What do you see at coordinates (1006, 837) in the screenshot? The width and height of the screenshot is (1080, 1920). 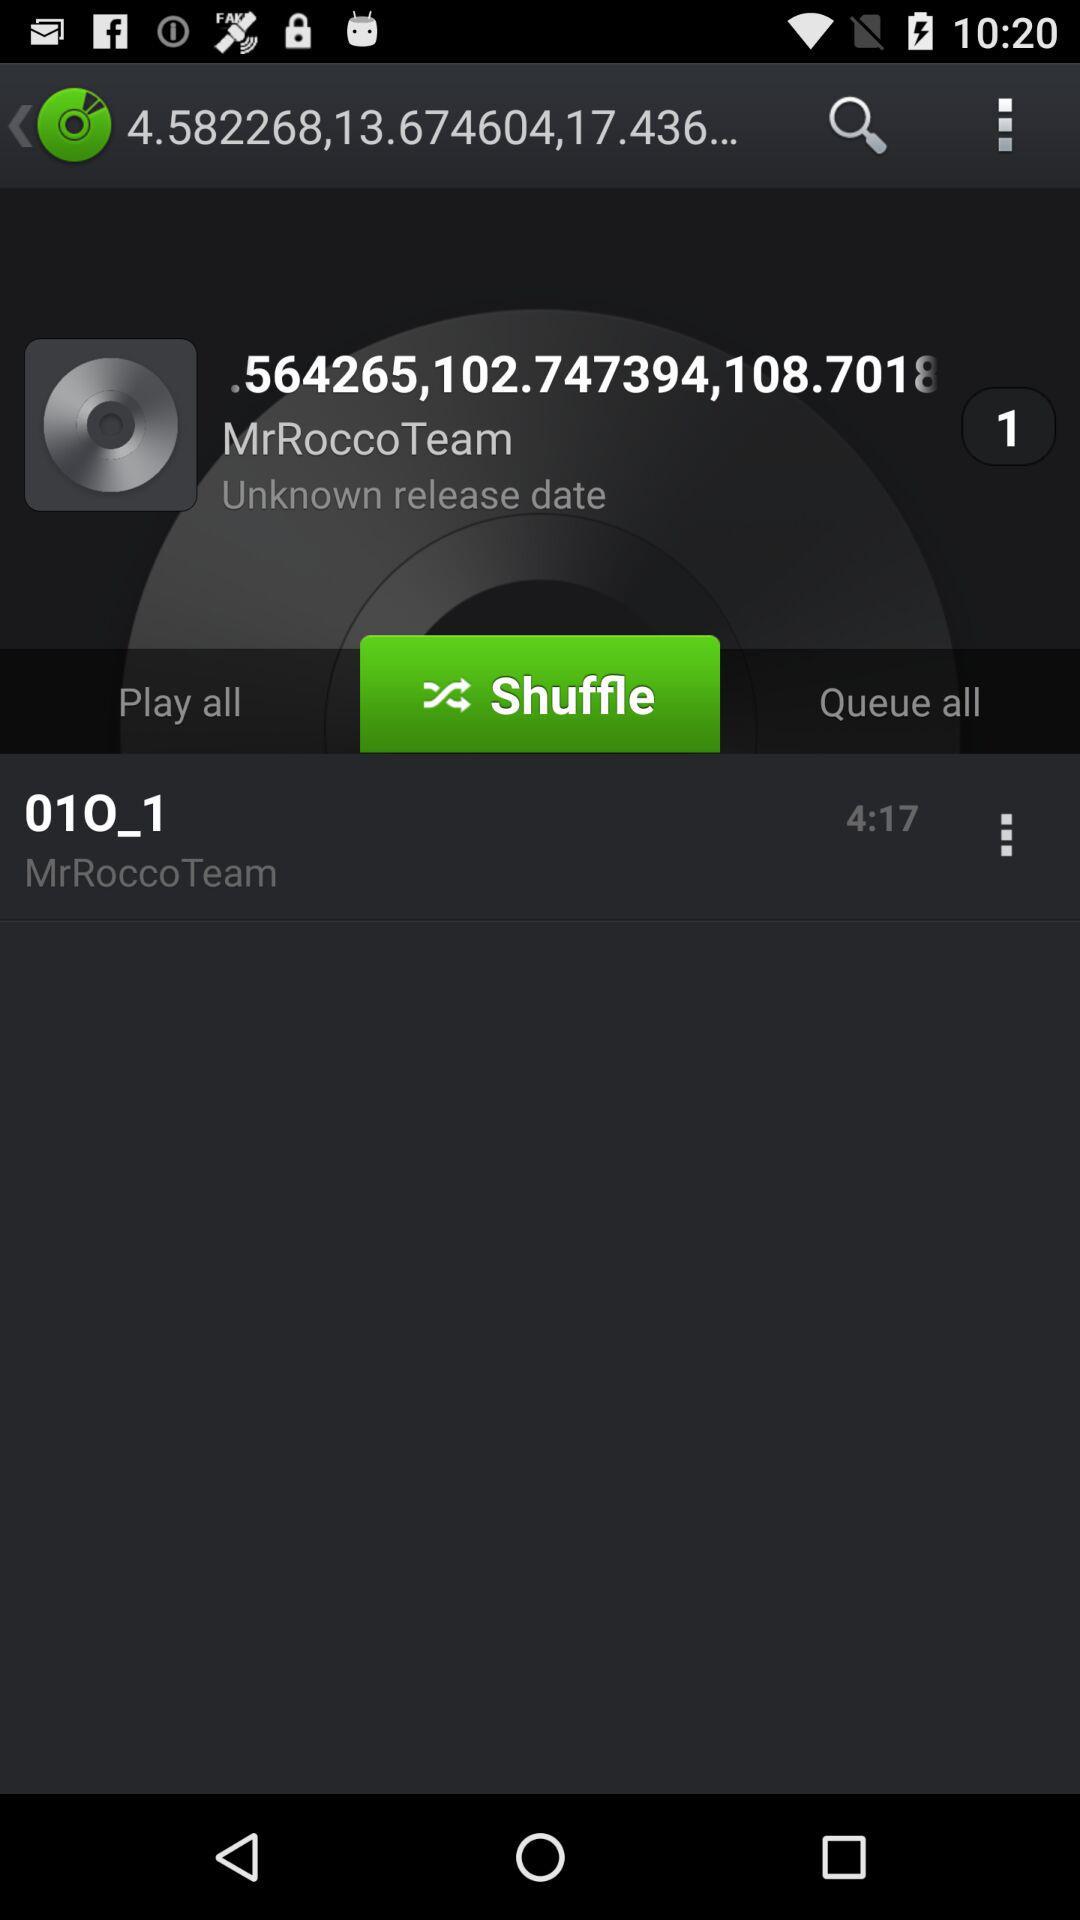 I see `more options` at bounding box center [1006, 837].